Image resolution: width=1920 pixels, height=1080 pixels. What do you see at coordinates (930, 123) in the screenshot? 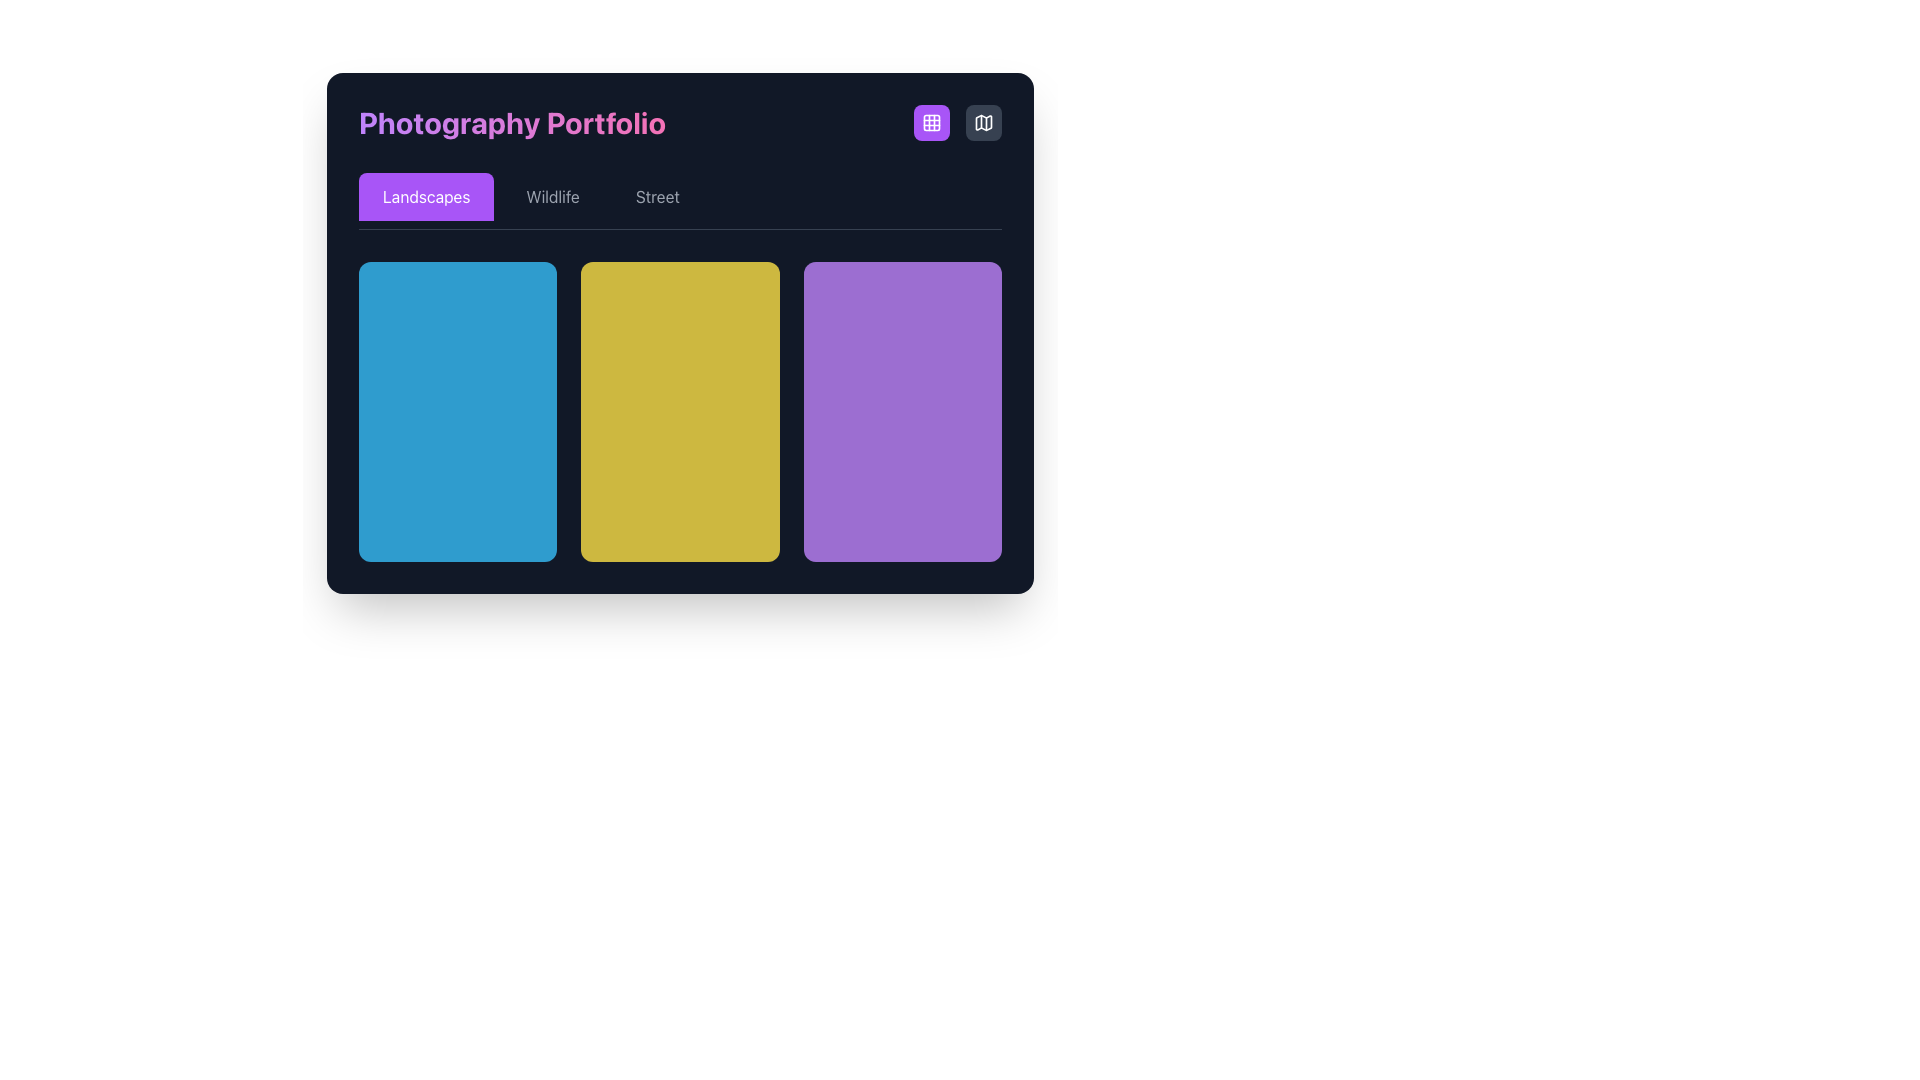
I see `the grid view toggle SVG icon located in the top-right corner of the interface` at bounding box center [930, 123].